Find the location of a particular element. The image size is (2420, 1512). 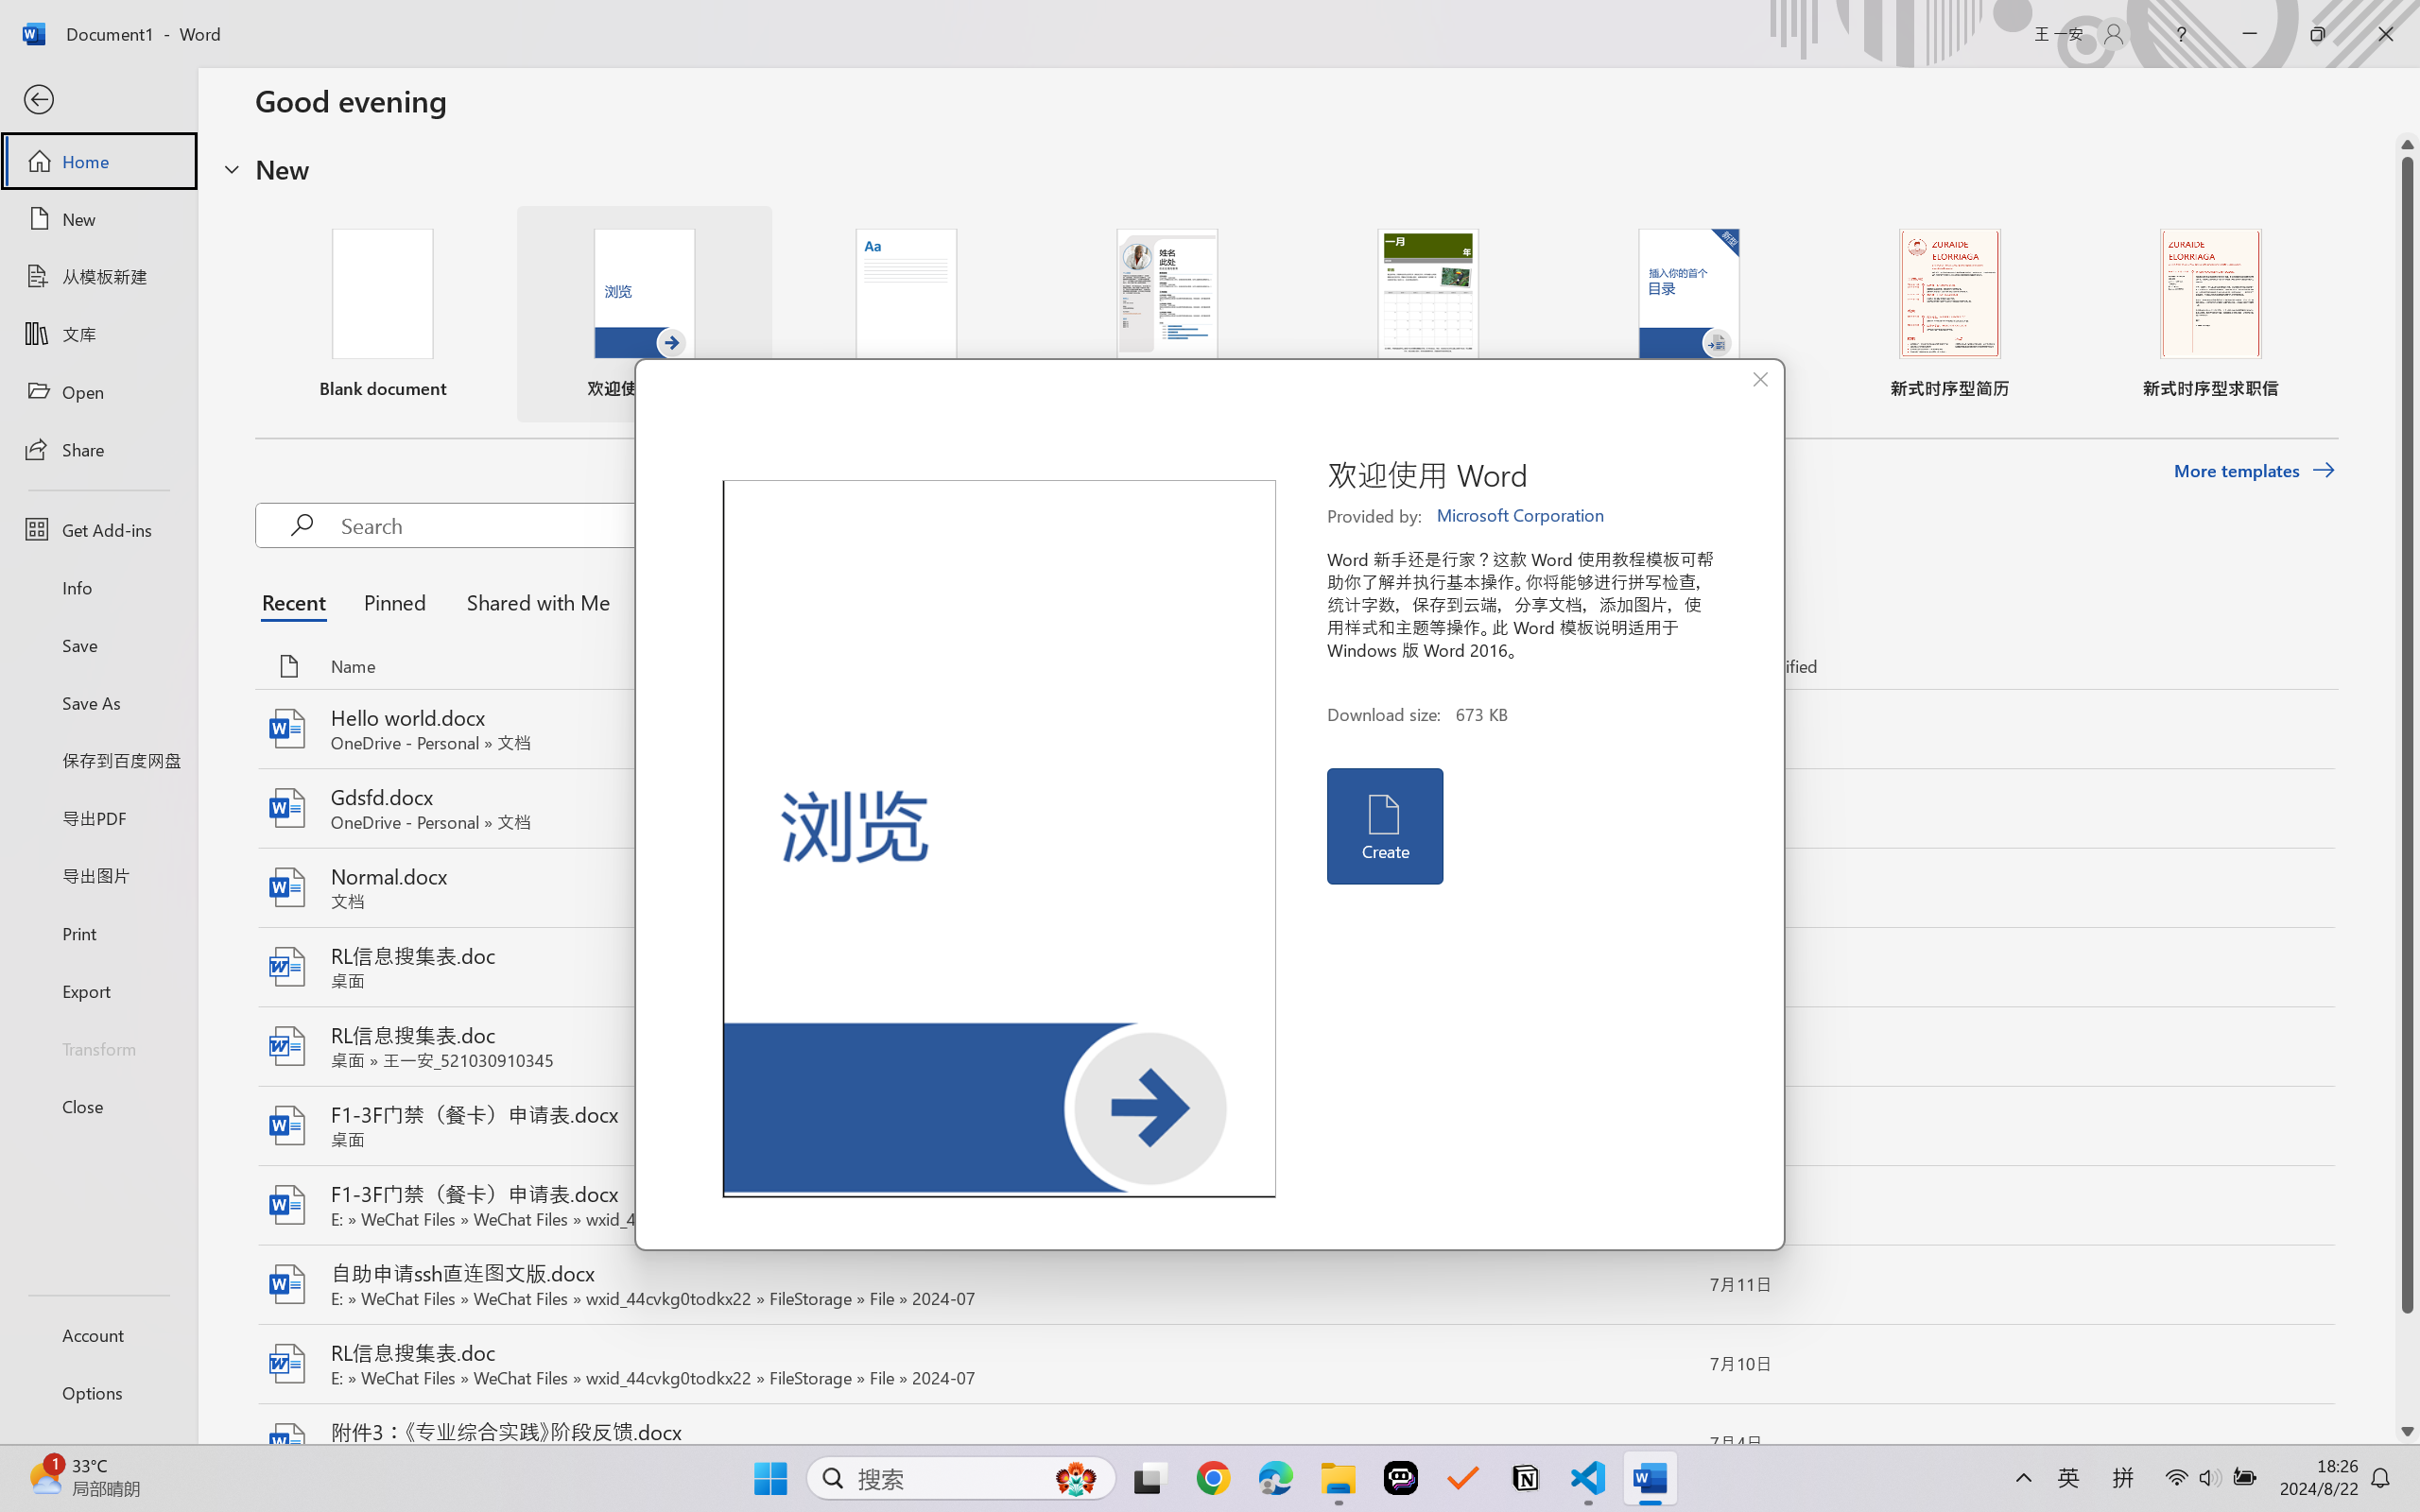

'Print' is located at coordinates (97, 933).